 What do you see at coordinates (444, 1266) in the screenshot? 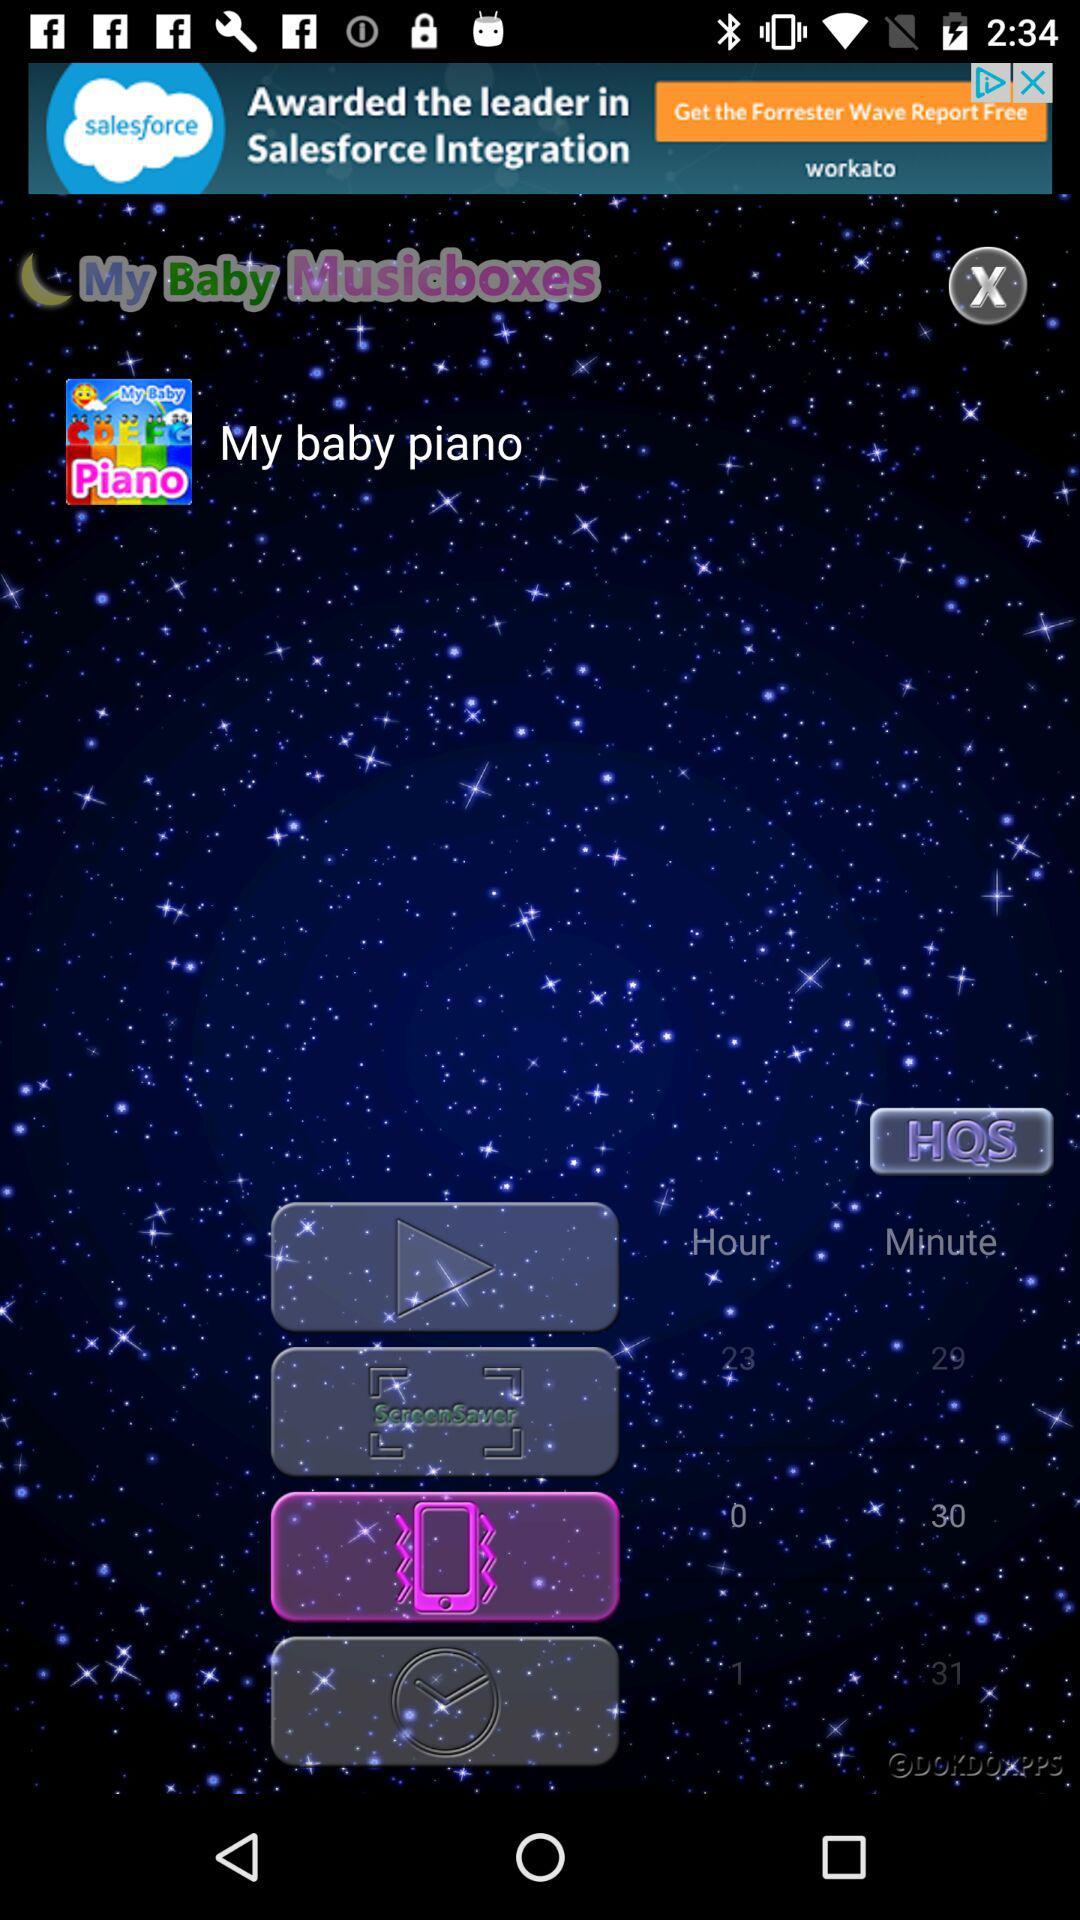
I see `button` at bounding box center [444, 1266].